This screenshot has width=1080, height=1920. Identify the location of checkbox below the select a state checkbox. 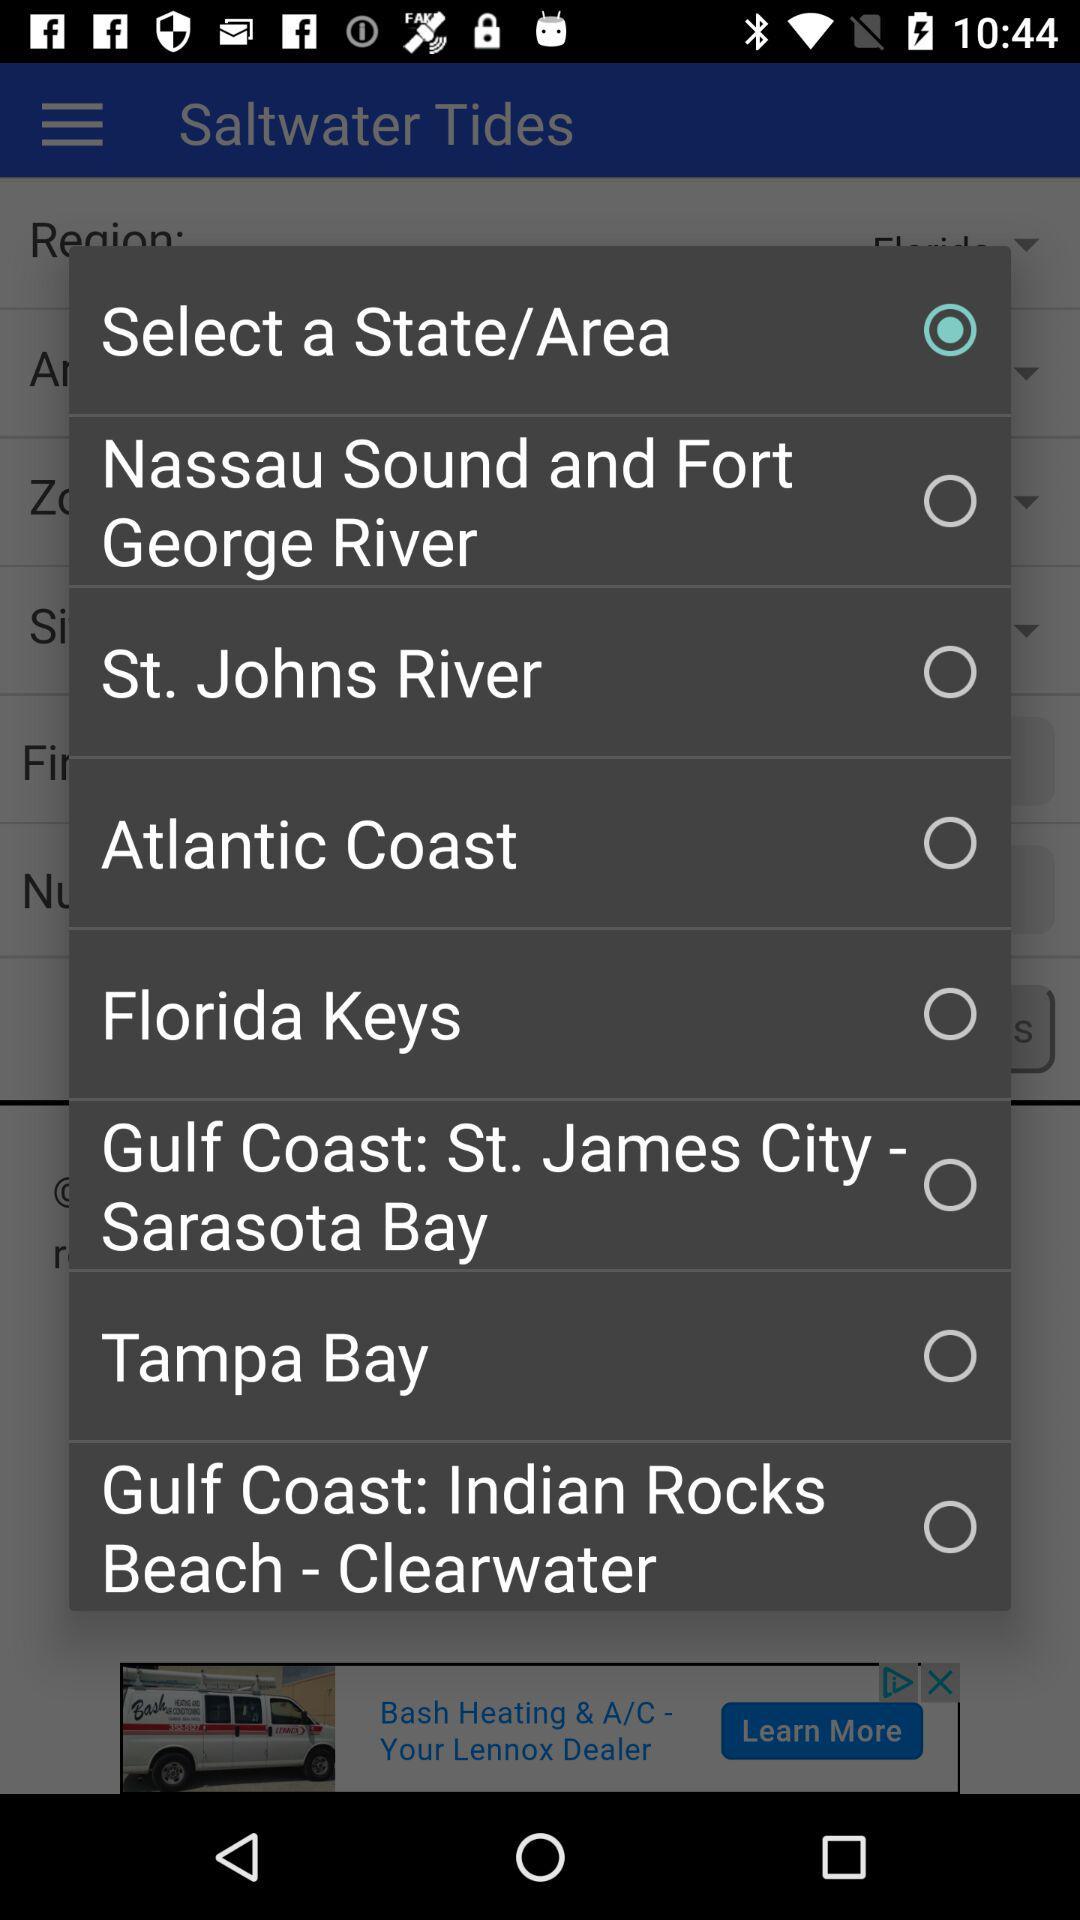
(540, 500).